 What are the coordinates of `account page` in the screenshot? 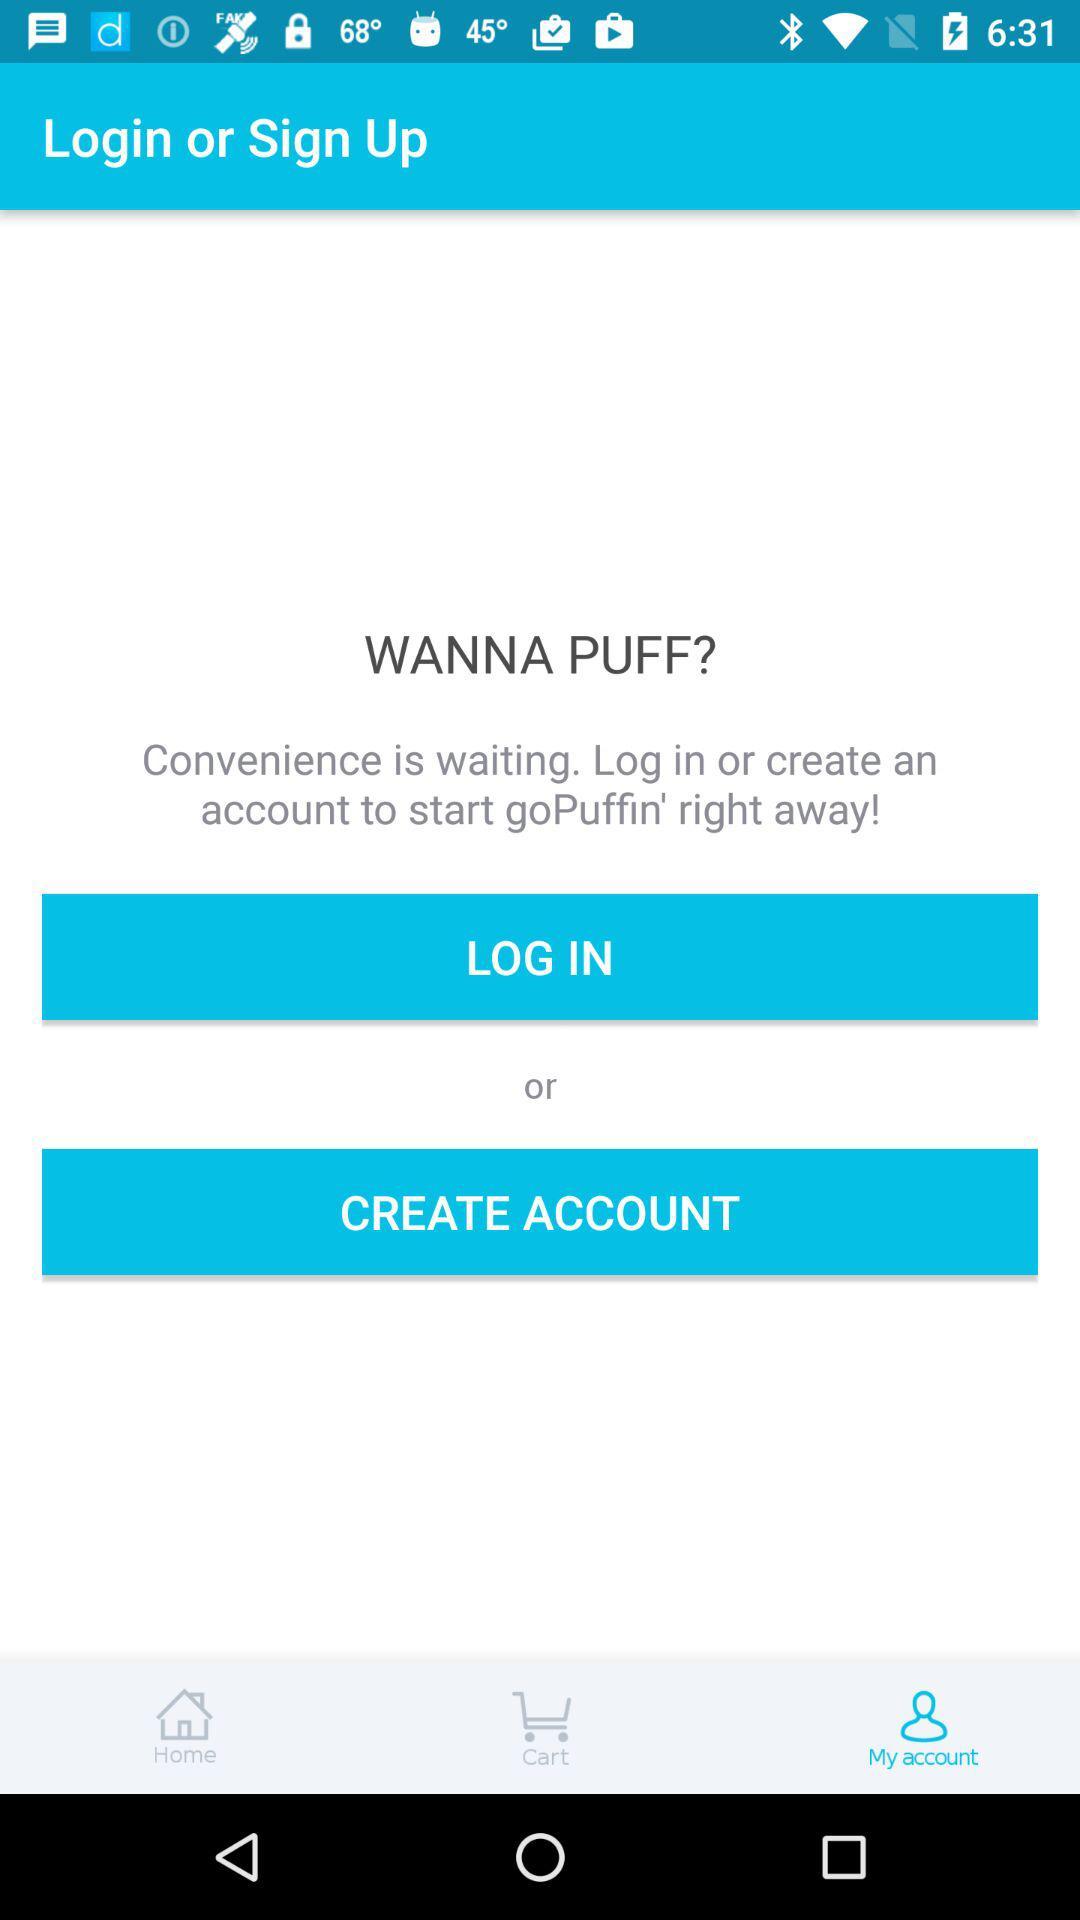 It's located at (898, 1727).